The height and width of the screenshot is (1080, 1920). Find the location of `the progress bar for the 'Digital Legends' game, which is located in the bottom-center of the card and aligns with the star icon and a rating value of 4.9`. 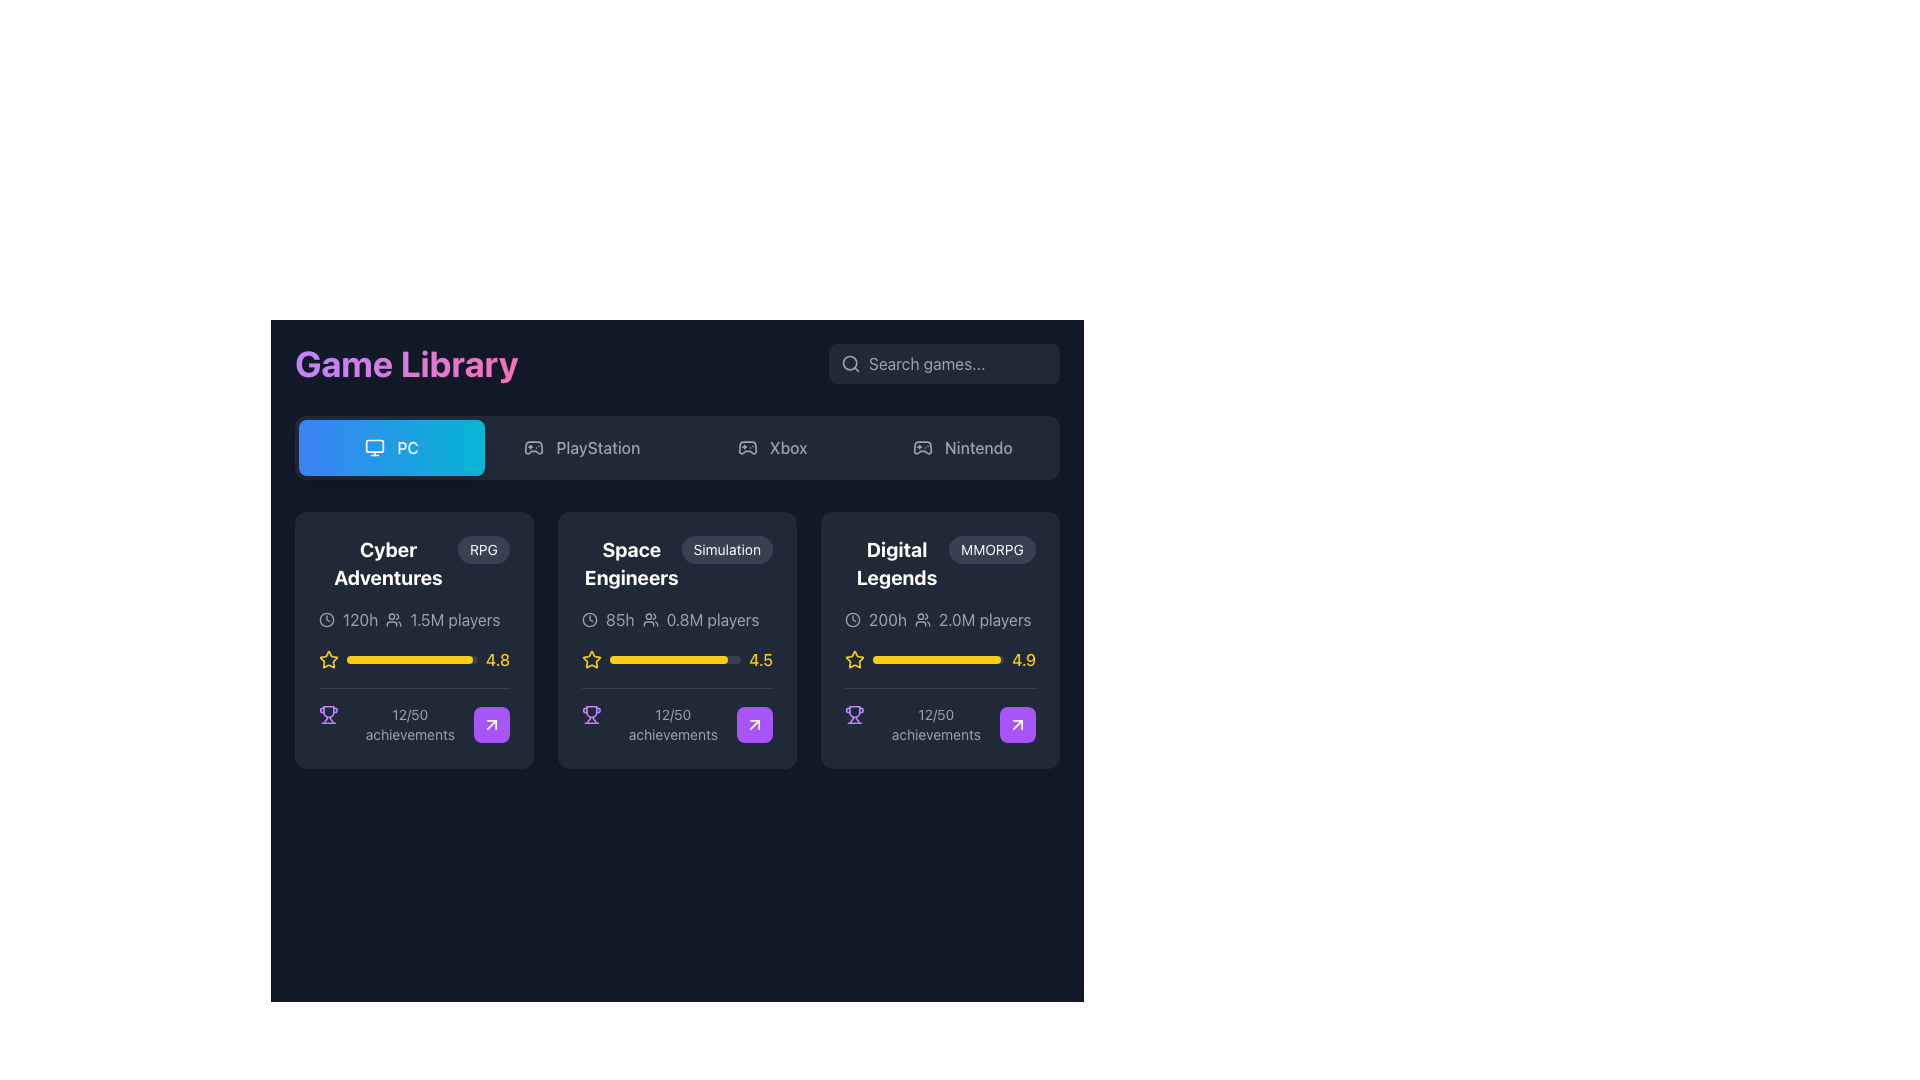

the progress bar for the 'Digital Legends' game, which is located in the bottom-center of the card and aligns with the star icon and a rating value of 4.9 is located at coordinates (936, 659).